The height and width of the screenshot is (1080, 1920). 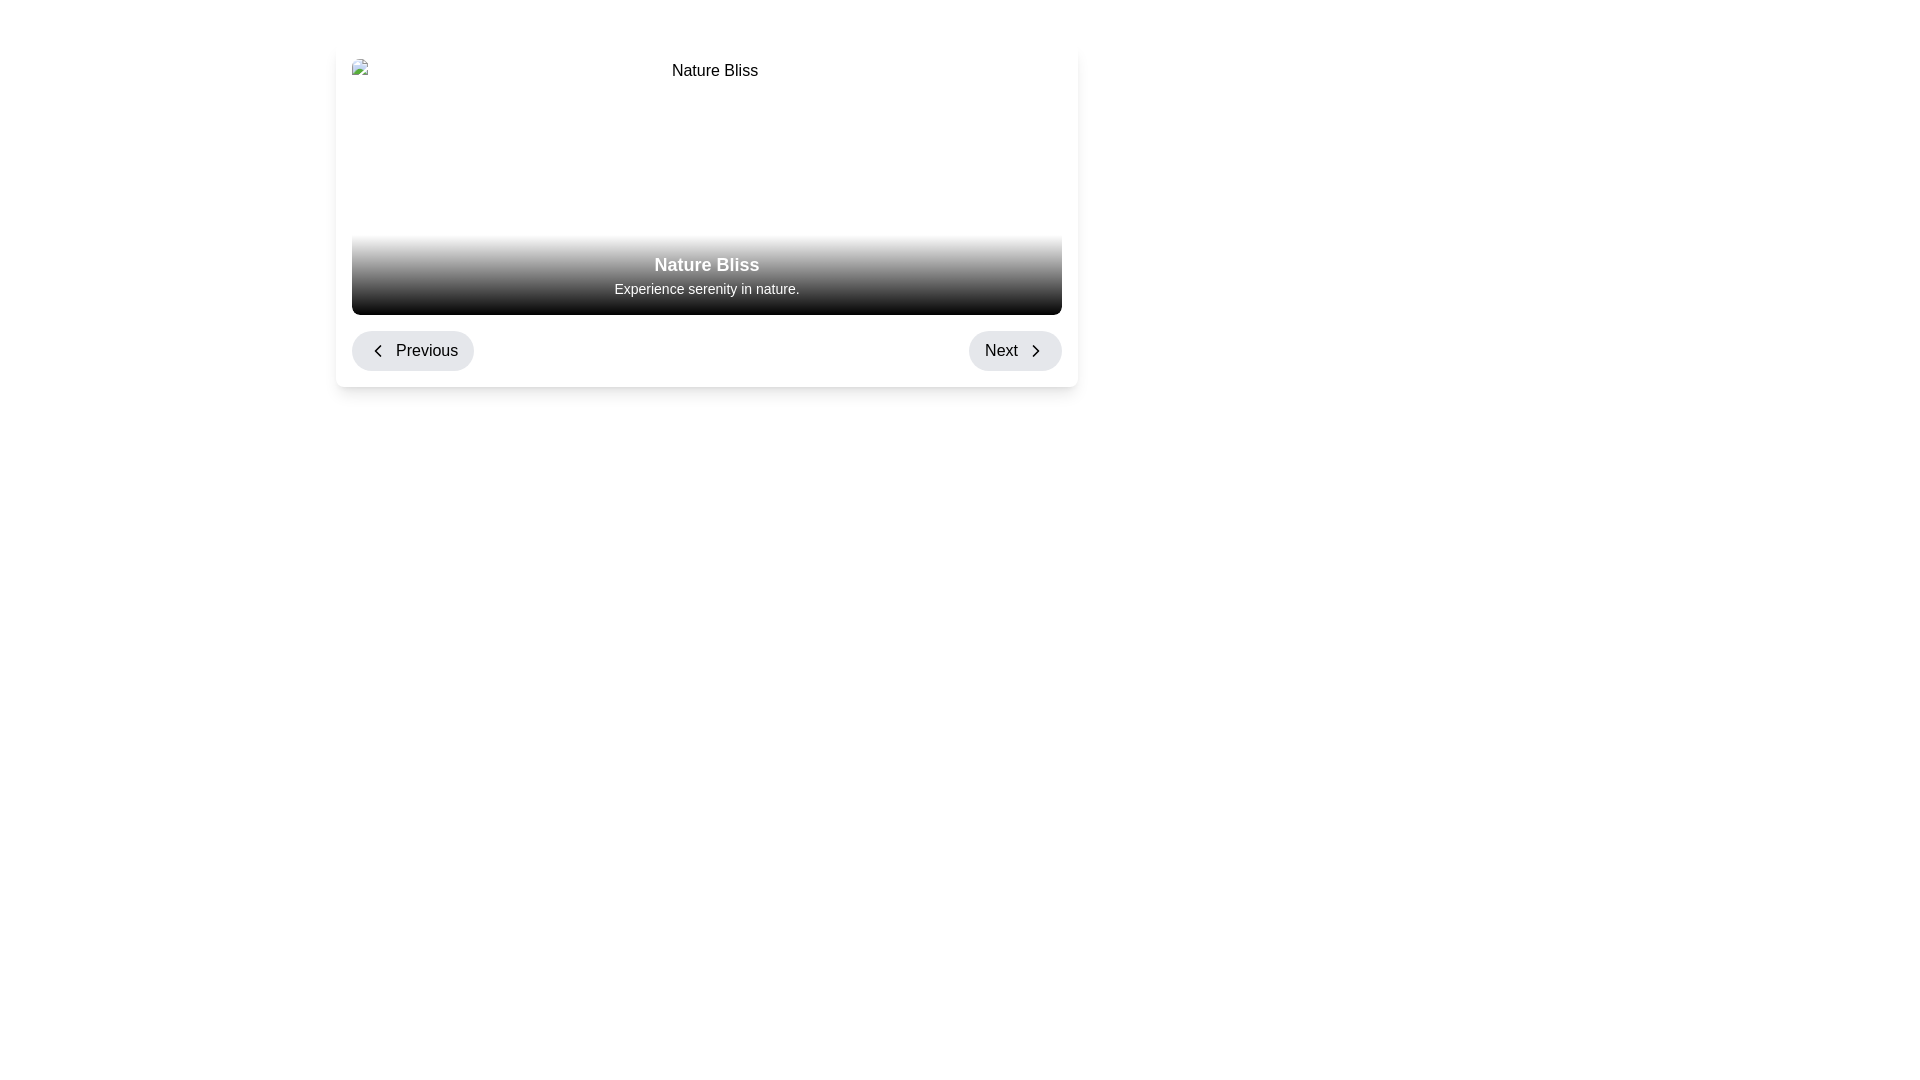 What do you see at coordinates (1036, 350) in the screenshot?
I see `the forward navigation arrow icon located at the center of the circular 'Next' button in the bottom-right of the card interface` at bounding box center [1036, 350].